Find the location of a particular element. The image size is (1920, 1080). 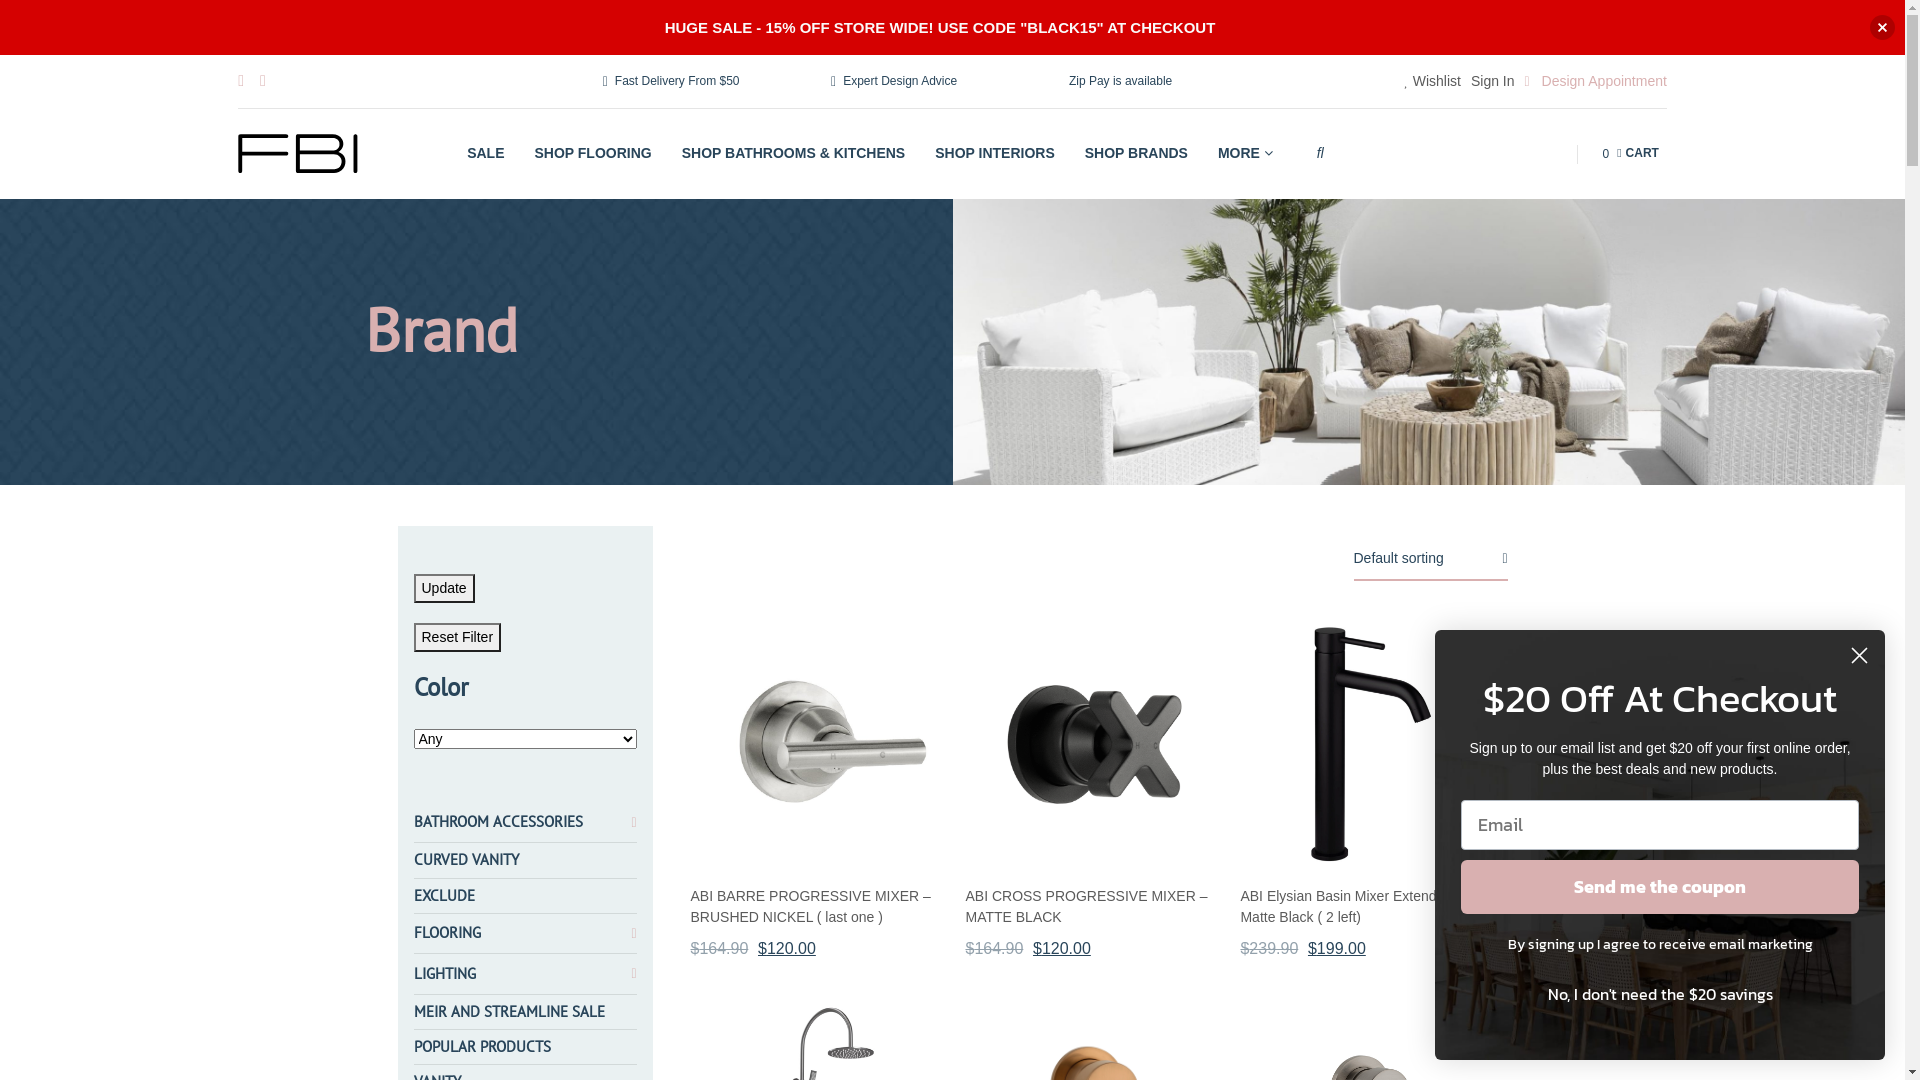

'Update' is located at coordinates (443, 587).